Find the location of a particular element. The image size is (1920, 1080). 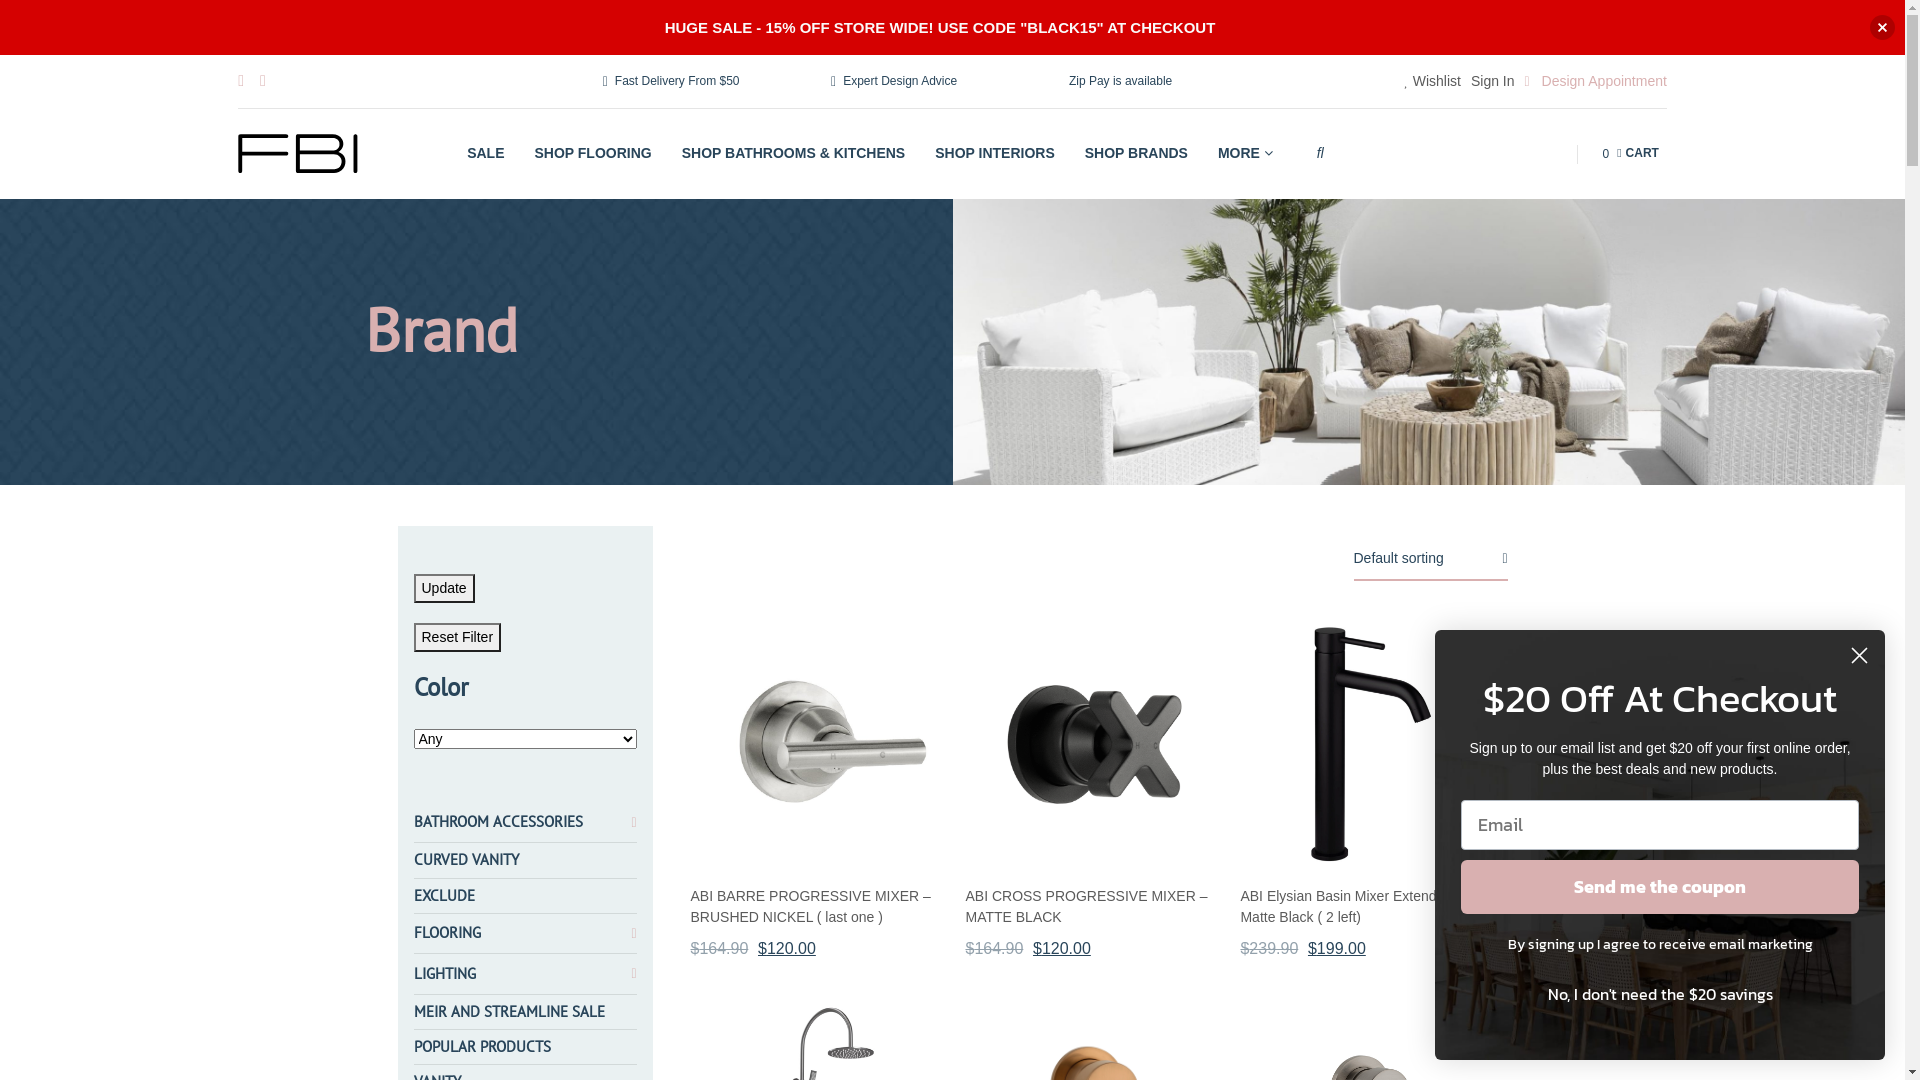

'Update' is located at coordinates (443, 587).